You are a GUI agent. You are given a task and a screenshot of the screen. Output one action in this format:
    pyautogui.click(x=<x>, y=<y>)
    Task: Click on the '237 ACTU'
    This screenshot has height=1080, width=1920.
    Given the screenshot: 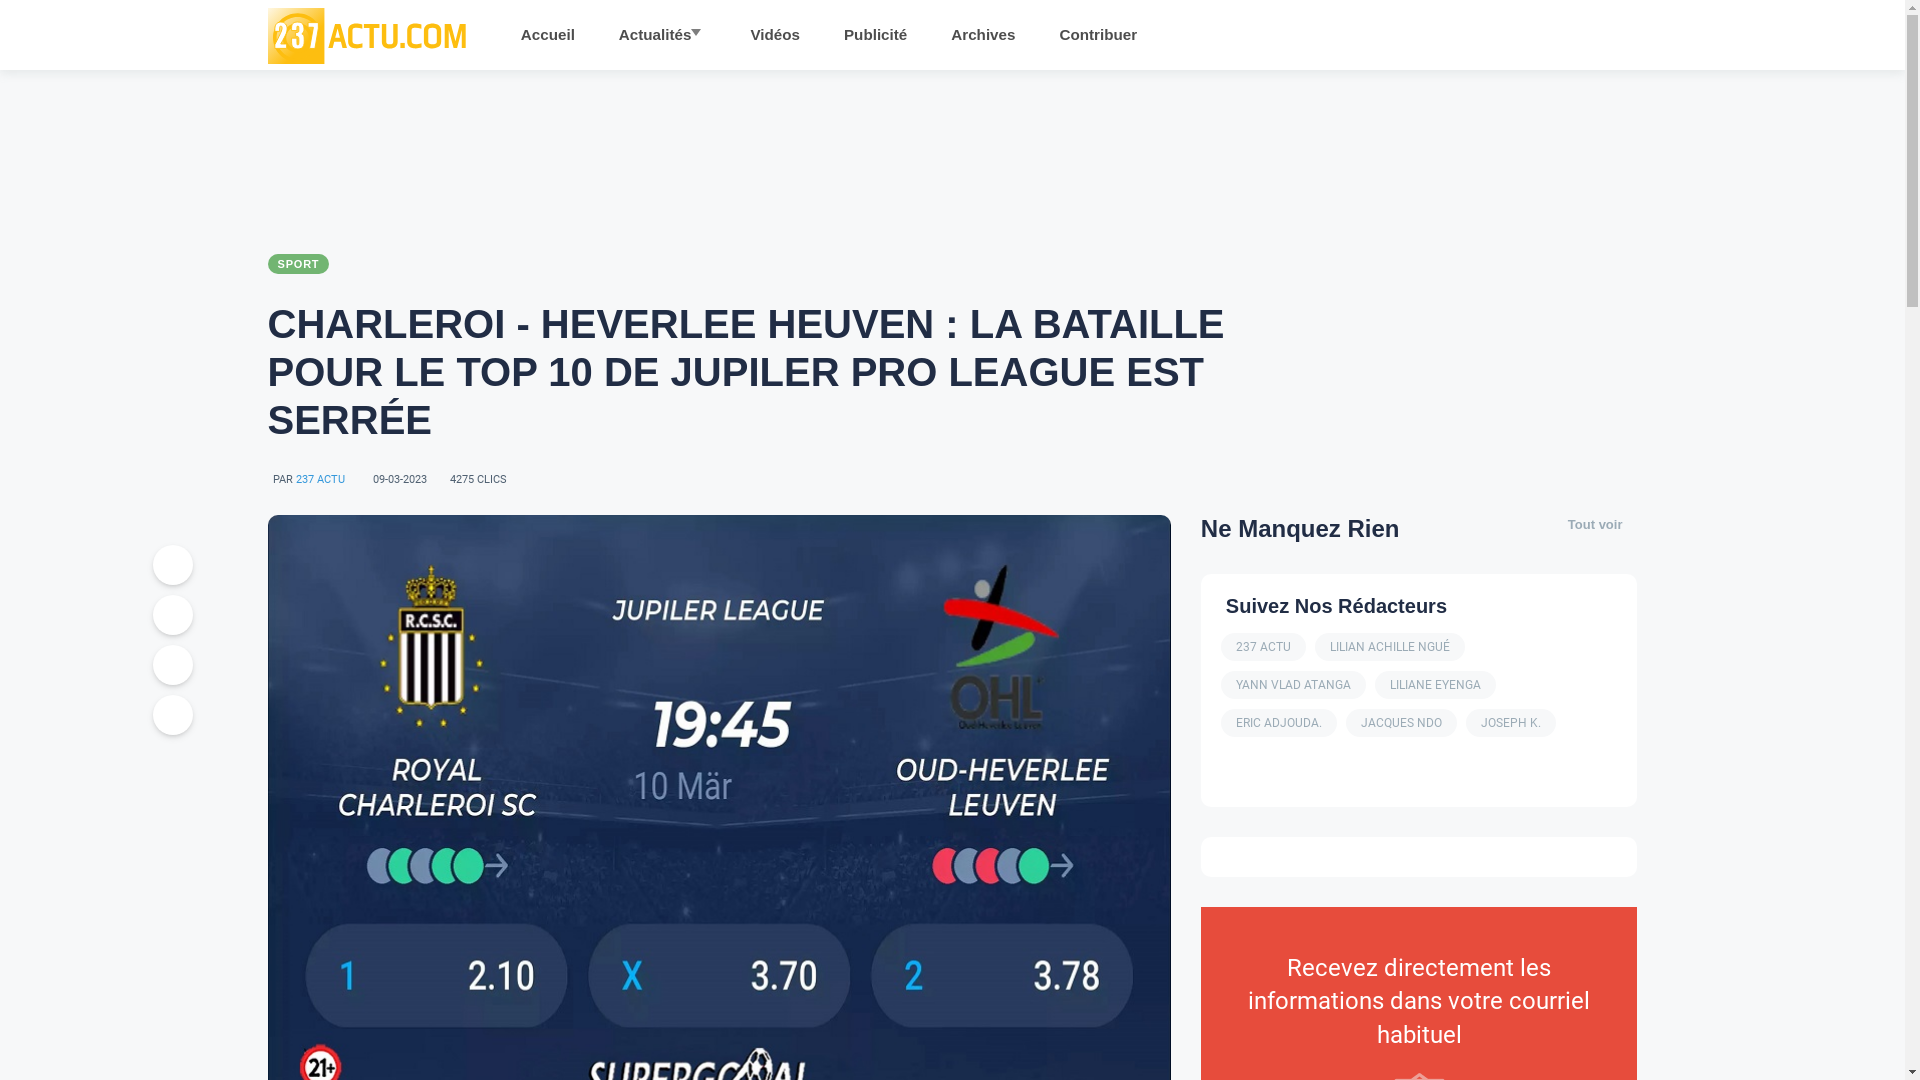 What is the action you would take?
    pyautogui.click(x=295, y=479)
    